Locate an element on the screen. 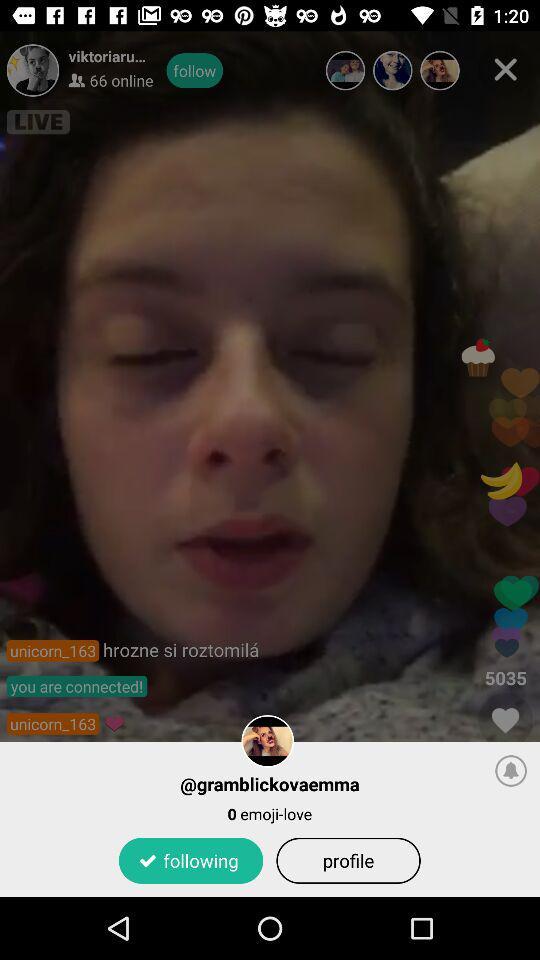 The image size is (540, 960). item next to the @gramblickovaemma item is located at coordinates (511, 769).